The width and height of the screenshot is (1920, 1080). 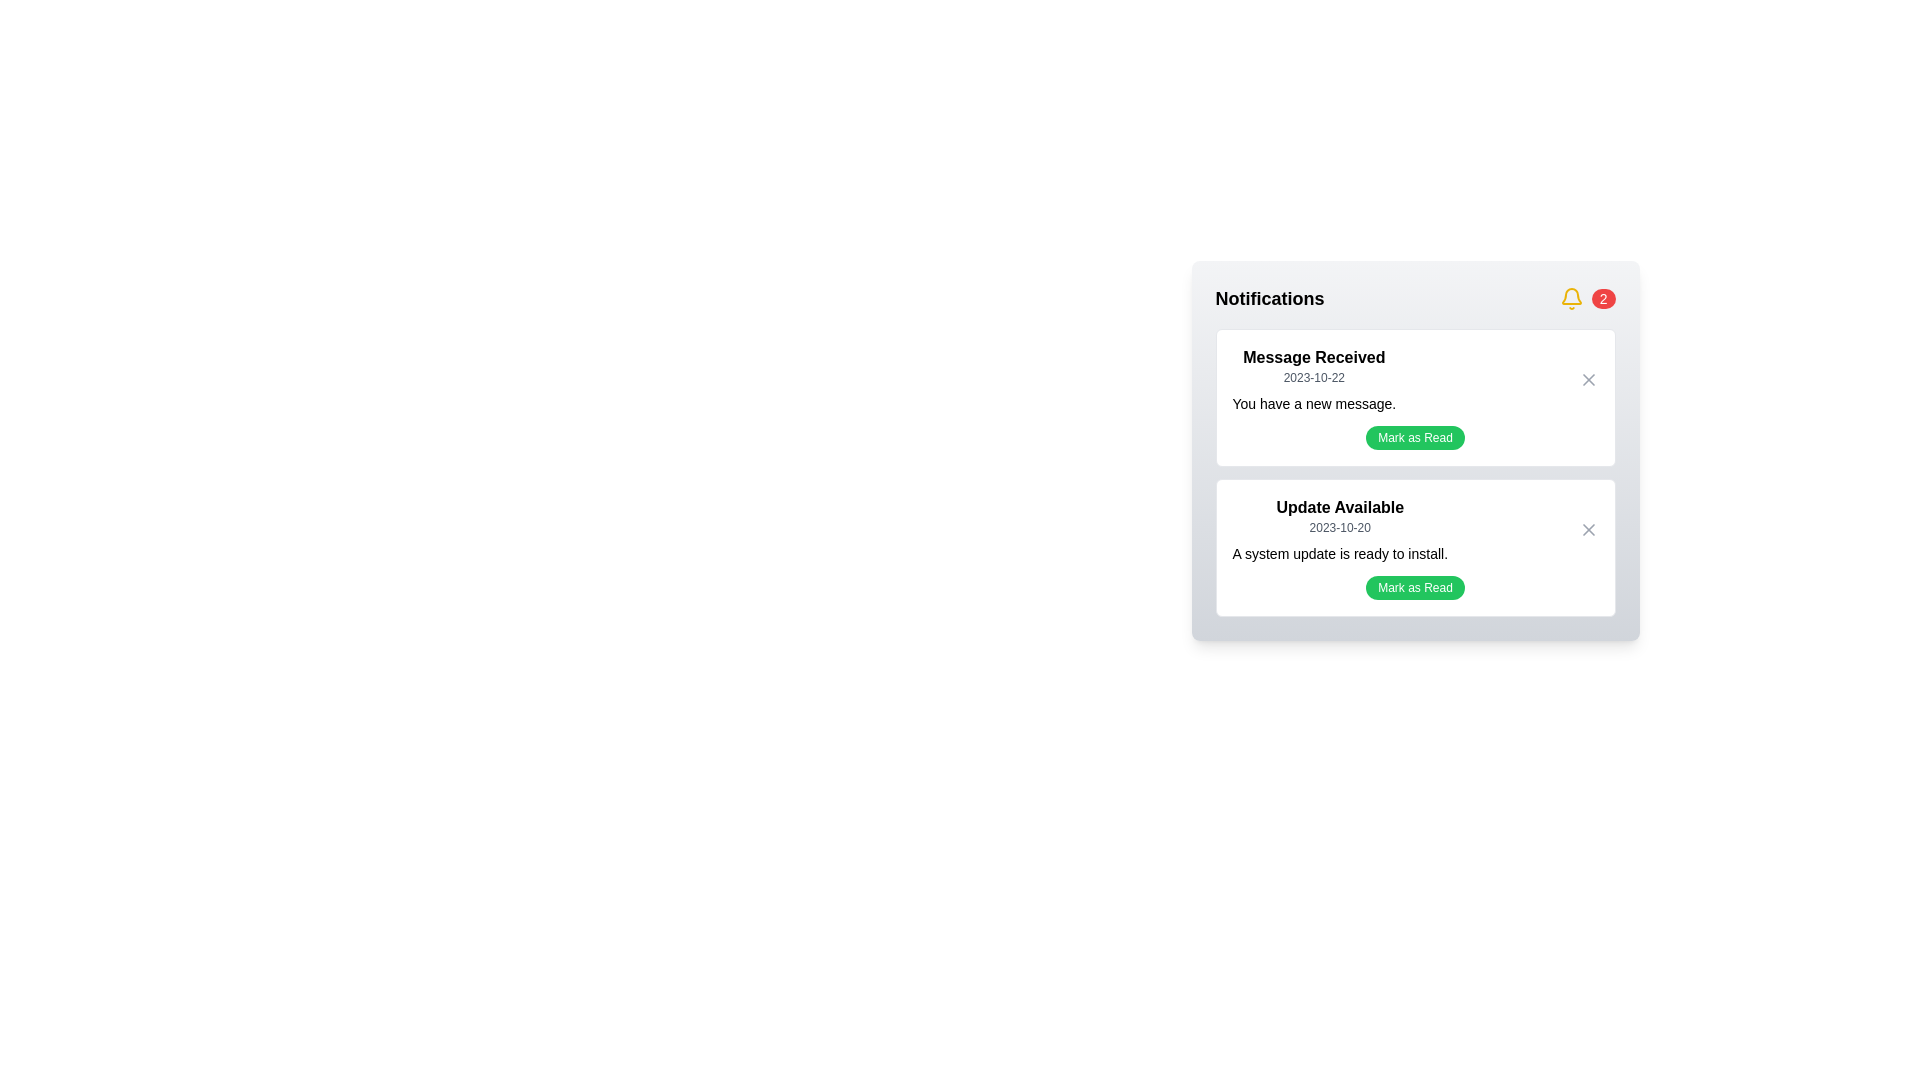 I want to click on the Text Display element showing the date '2023-10-20', which is styled in gray and located within the notification card under 'Notifications', so click(x=1340, y=527).